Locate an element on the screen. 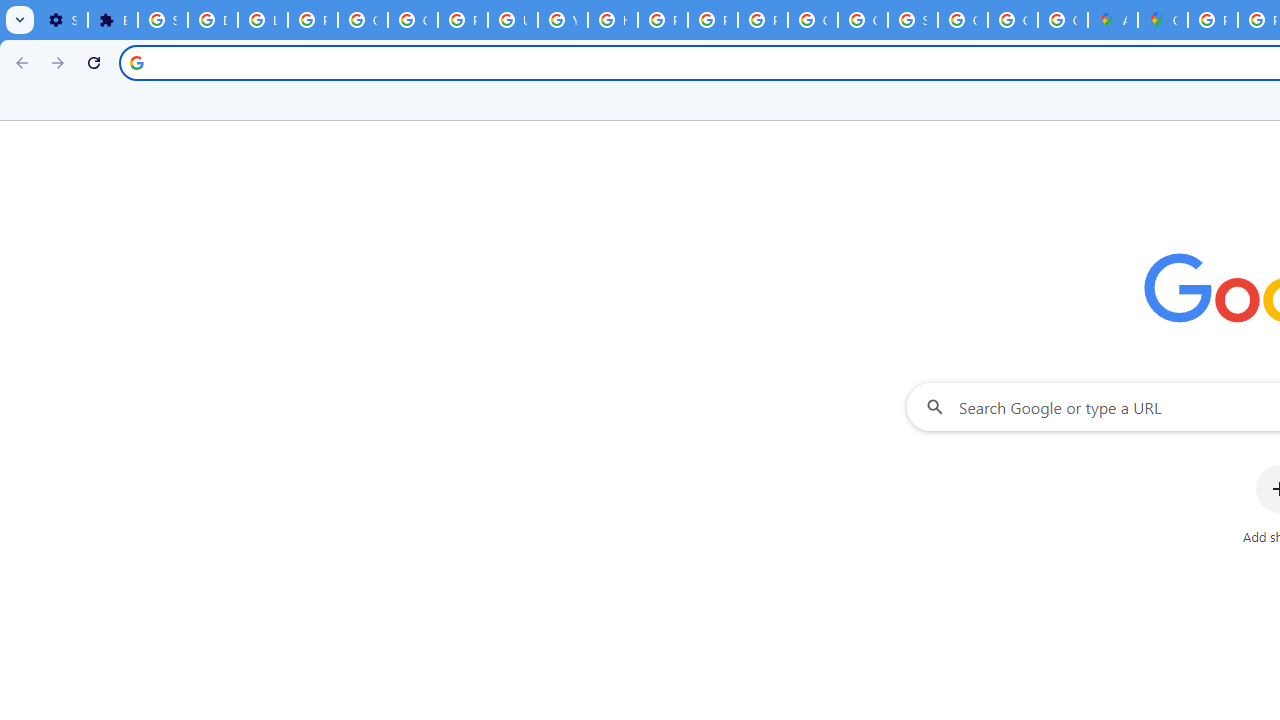  'Extensions' is located at coordinates (112, 20).